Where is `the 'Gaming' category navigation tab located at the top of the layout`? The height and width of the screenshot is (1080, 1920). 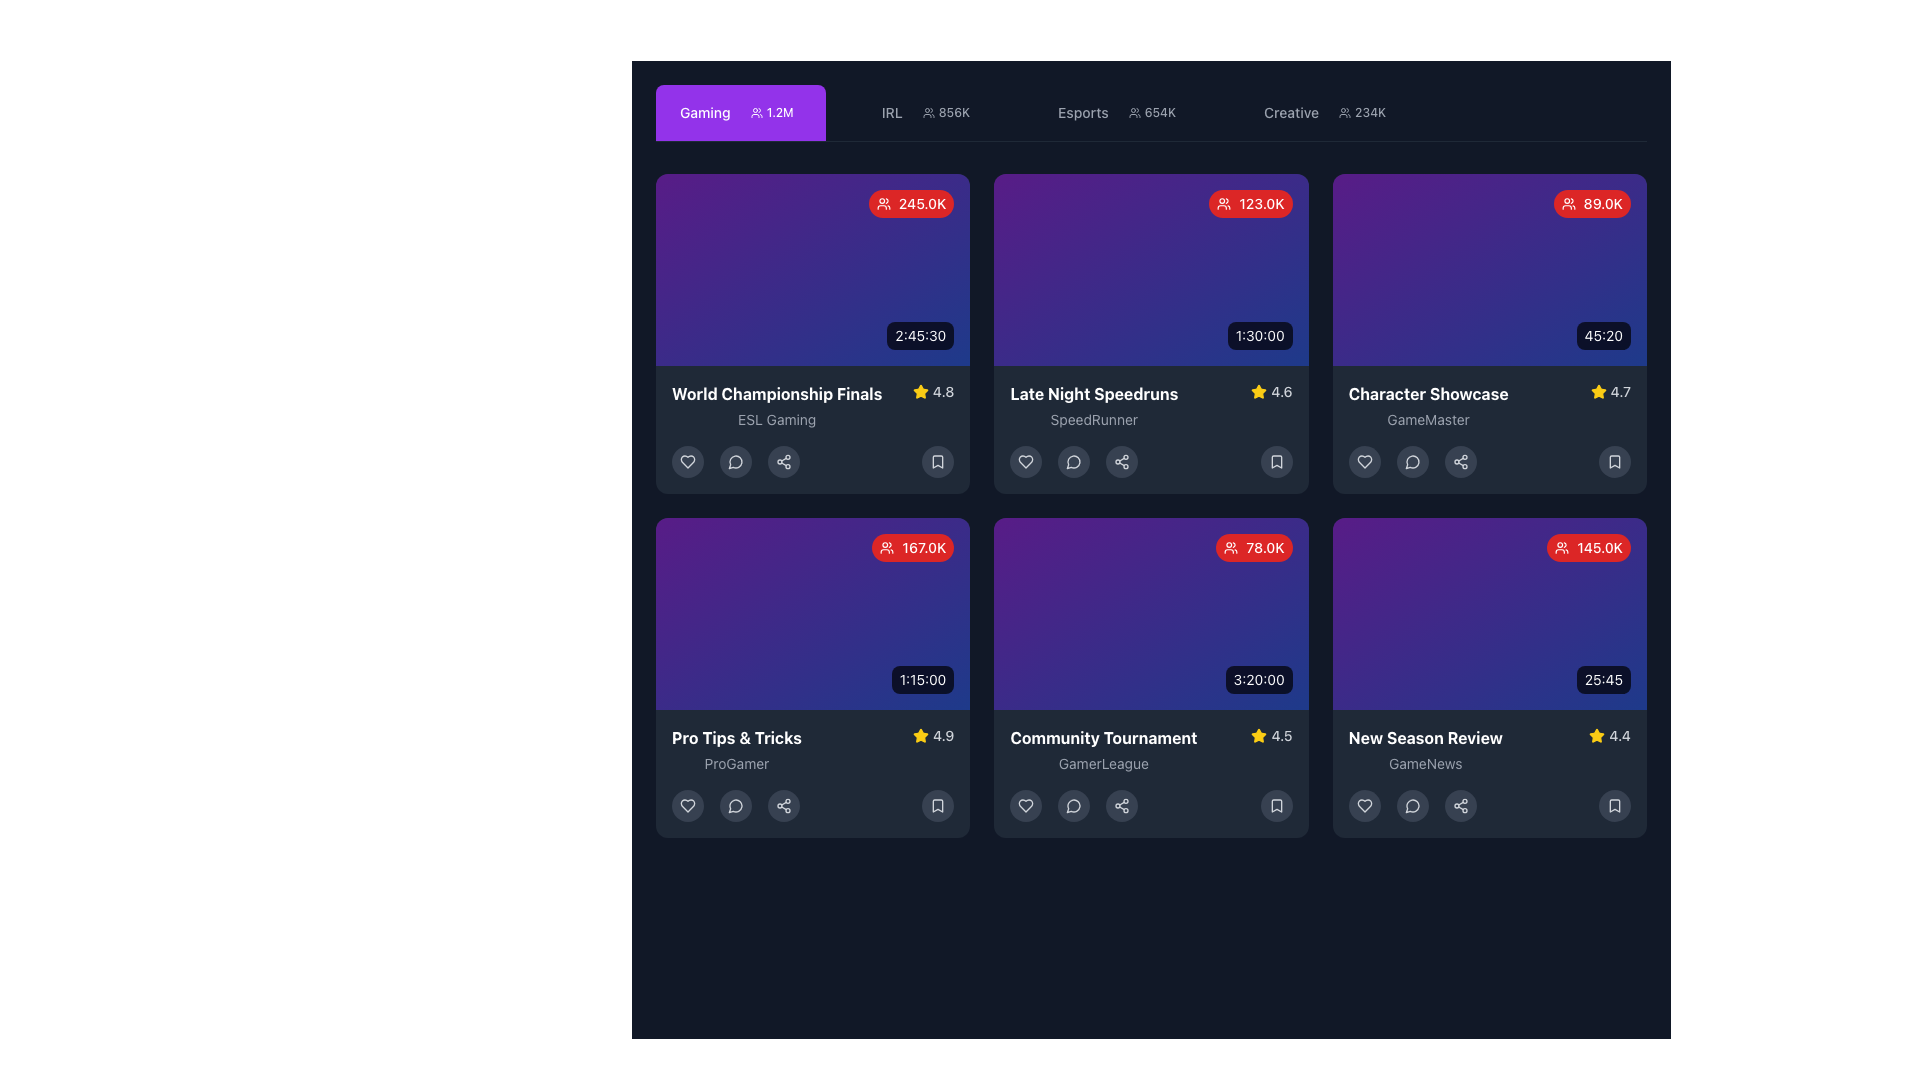 the 'Gaming' category navigation tab located at the top of the layout is located at coordinates (739, 112).